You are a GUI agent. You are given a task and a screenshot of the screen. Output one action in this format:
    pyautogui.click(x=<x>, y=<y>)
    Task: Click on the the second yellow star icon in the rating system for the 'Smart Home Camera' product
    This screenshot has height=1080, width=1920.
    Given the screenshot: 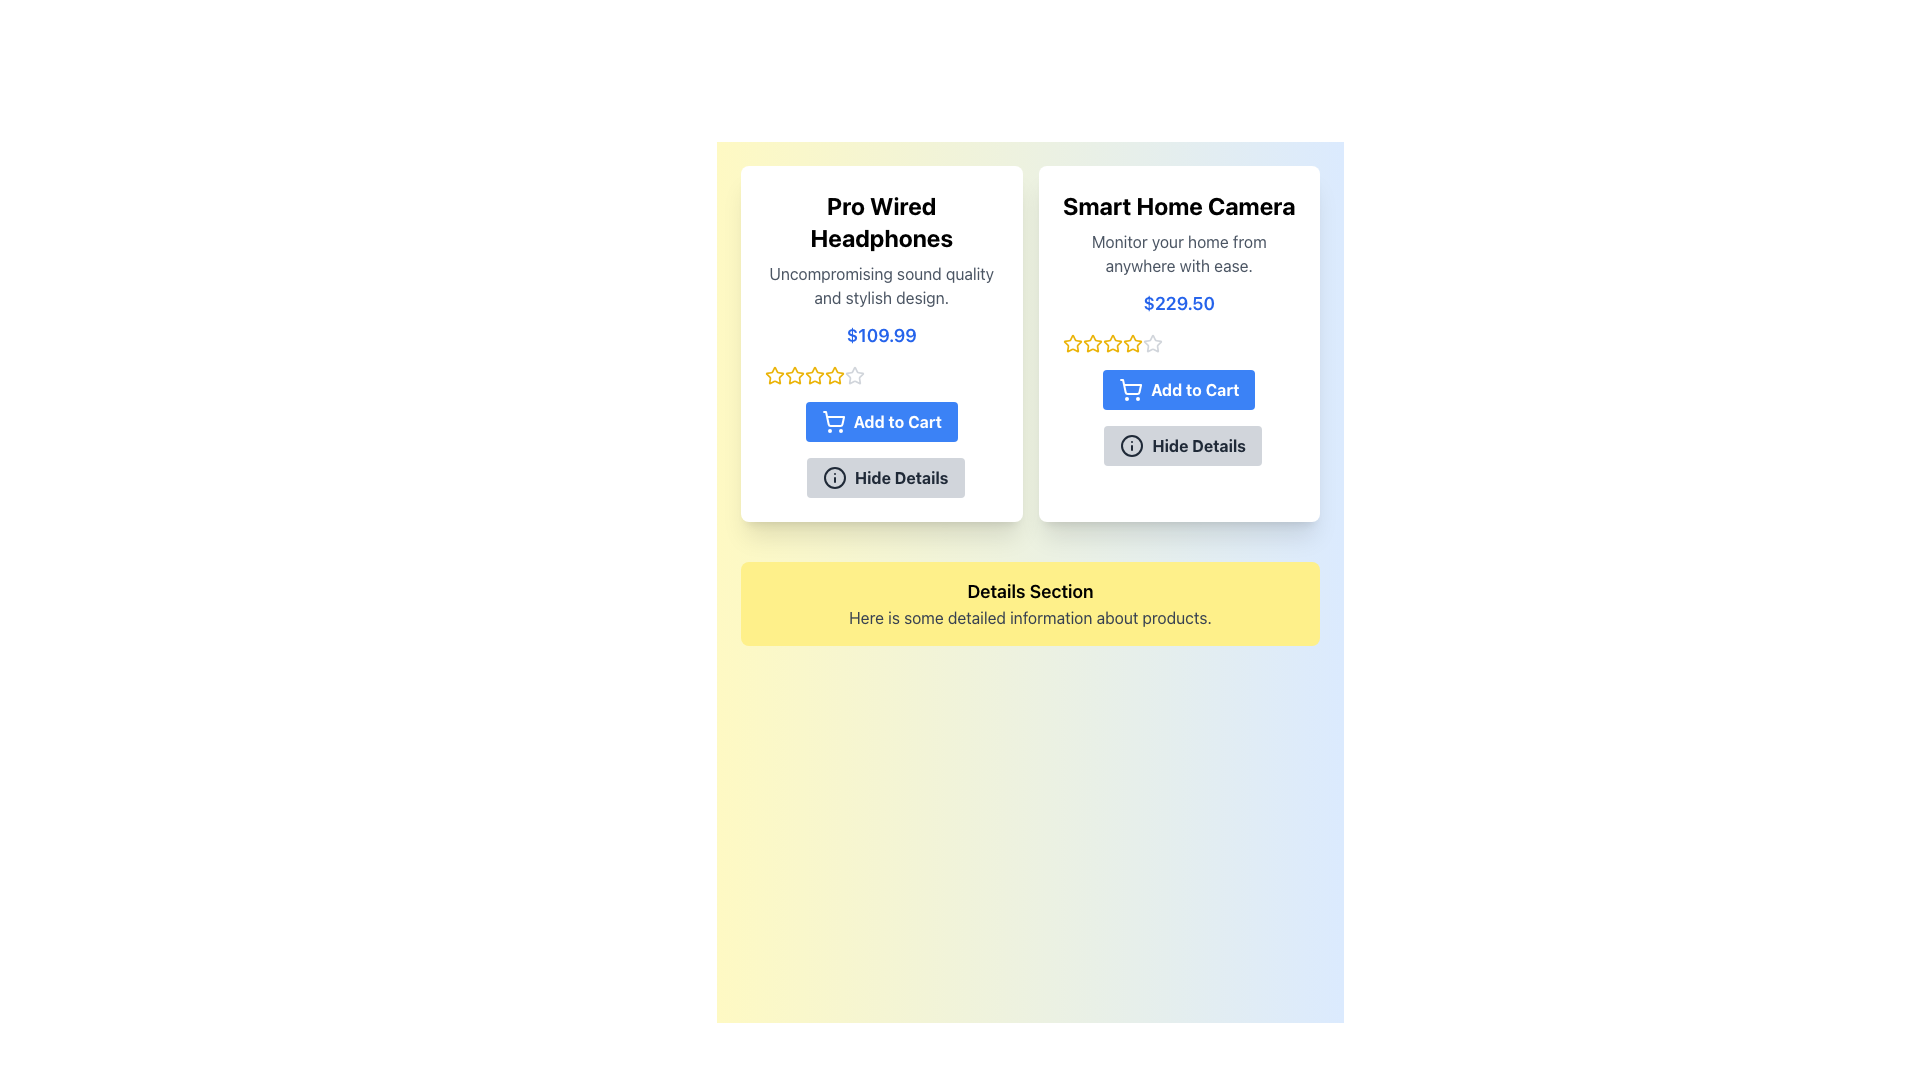 What is the action you would take?
    pyautogui.click(x=1090, y=342)
    